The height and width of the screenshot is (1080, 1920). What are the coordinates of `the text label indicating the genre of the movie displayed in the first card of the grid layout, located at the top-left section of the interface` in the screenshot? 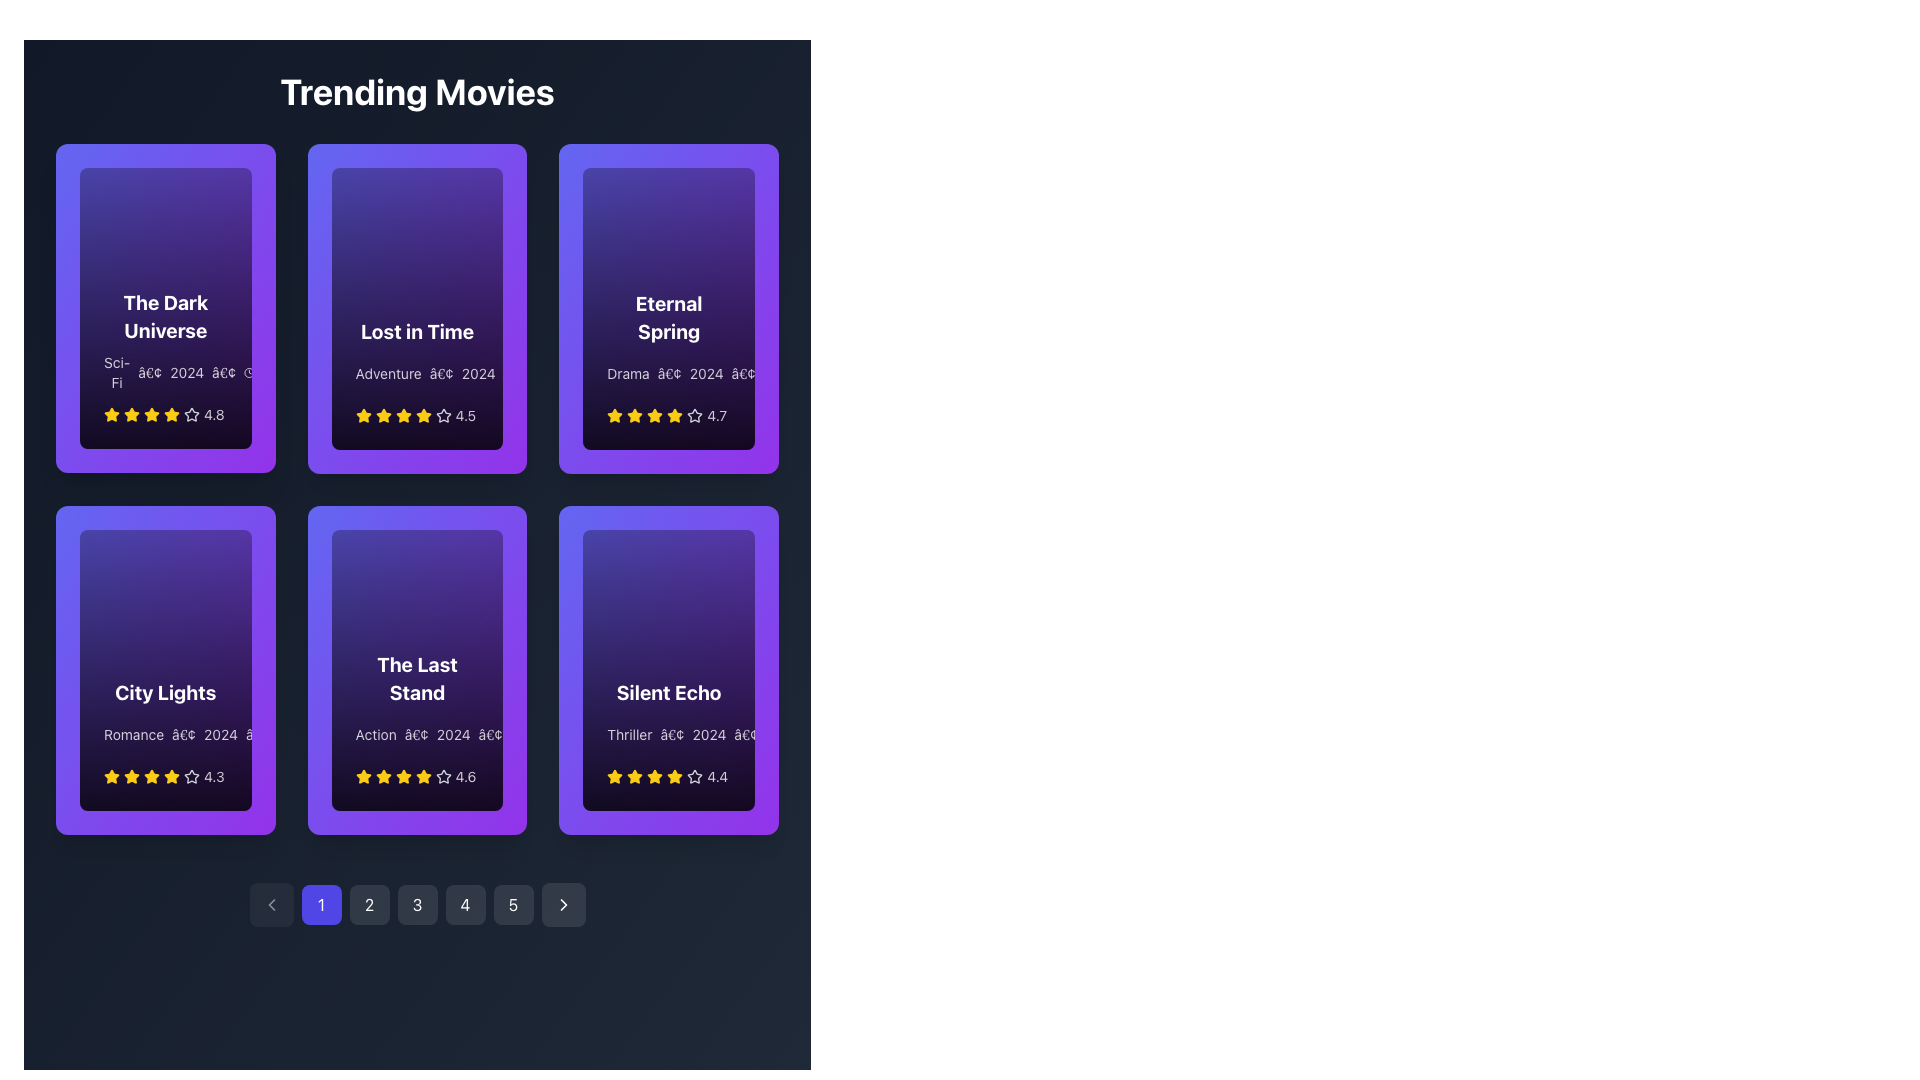 It's located at (116, 373).